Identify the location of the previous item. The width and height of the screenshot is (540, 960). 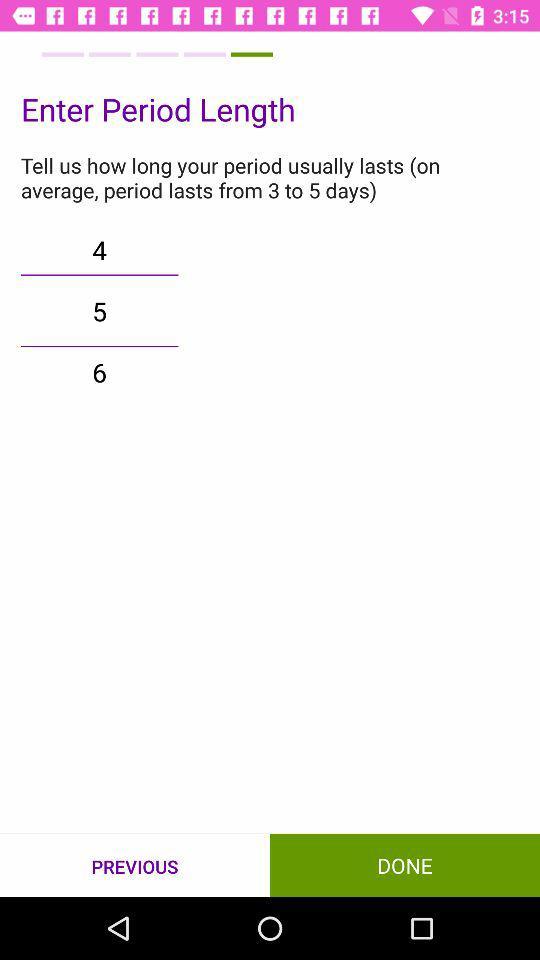
(135, 865).